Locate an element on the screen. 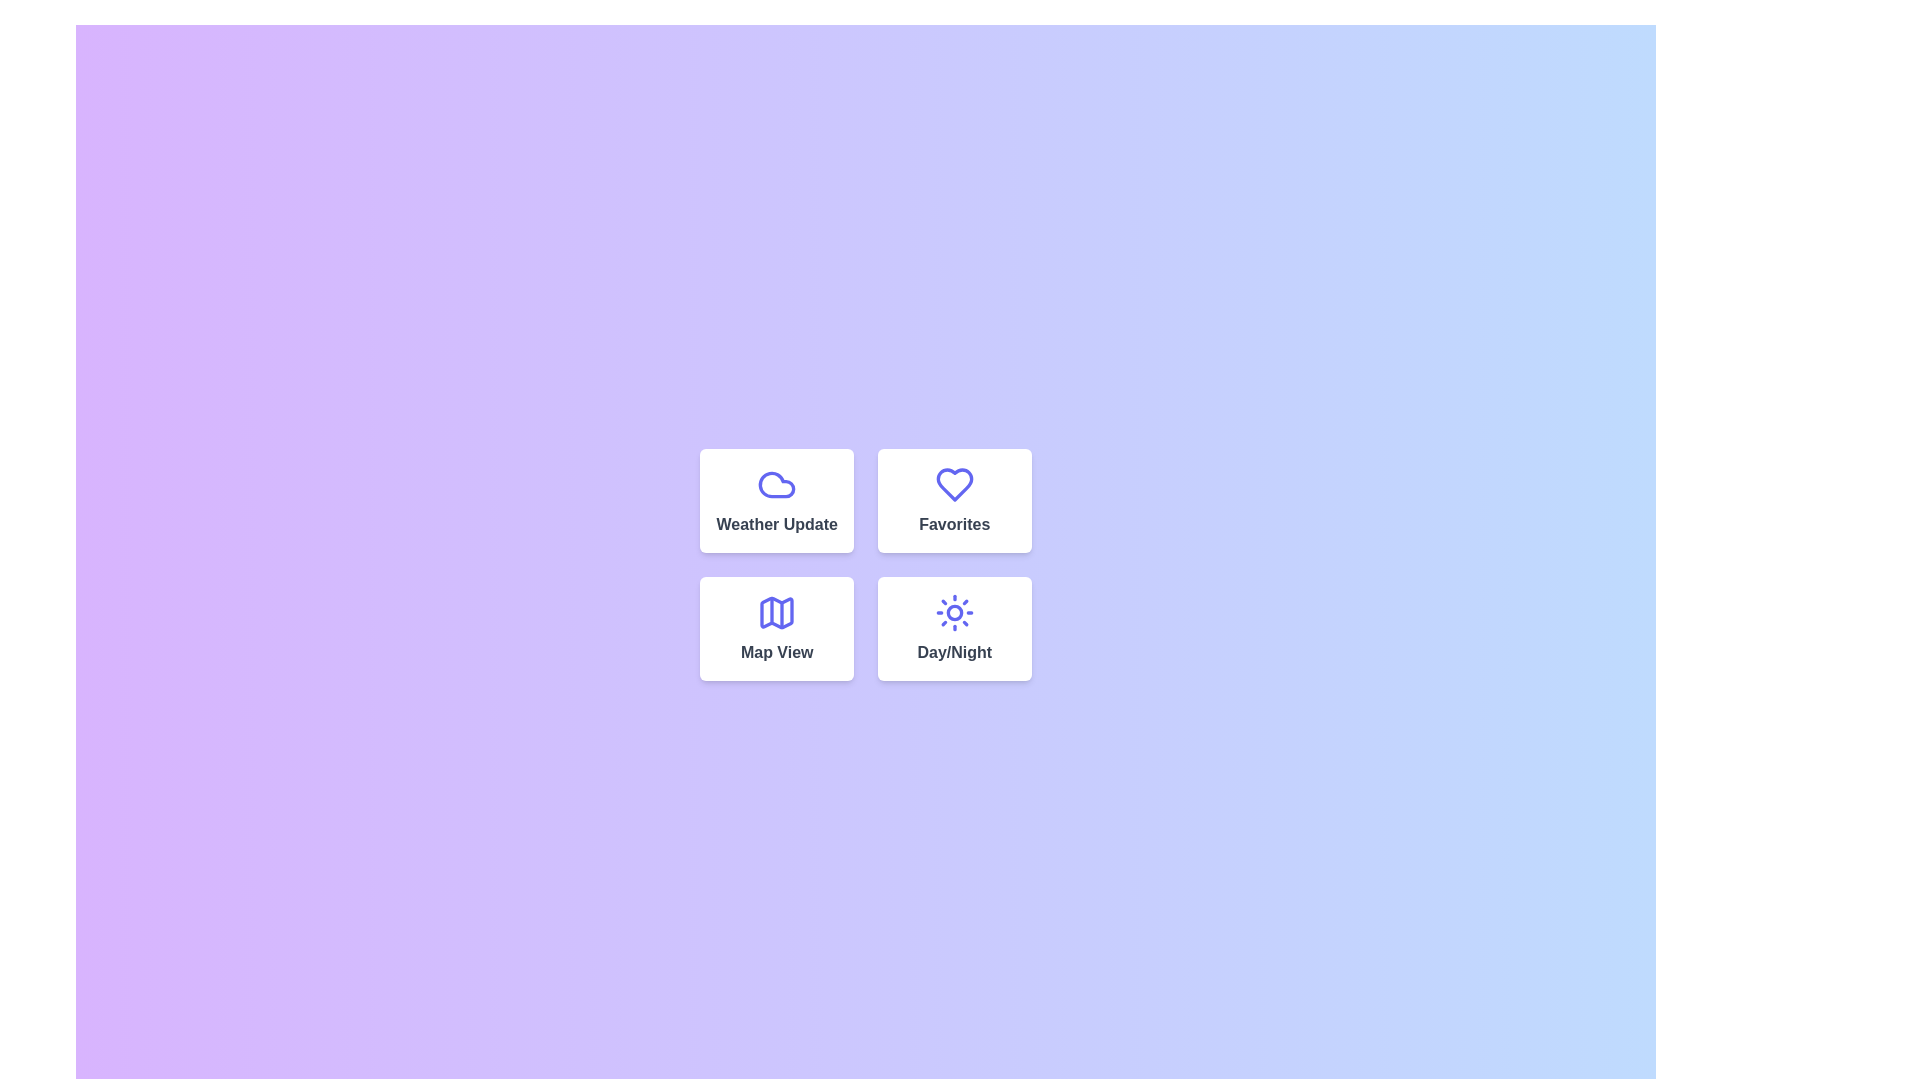 The width and height of the screenshot is (1920, 1080). the map icon that is styled in indigo shades and located in the lower-left of a grid card labeled 'Map View' is located at coordinates (776, 612).